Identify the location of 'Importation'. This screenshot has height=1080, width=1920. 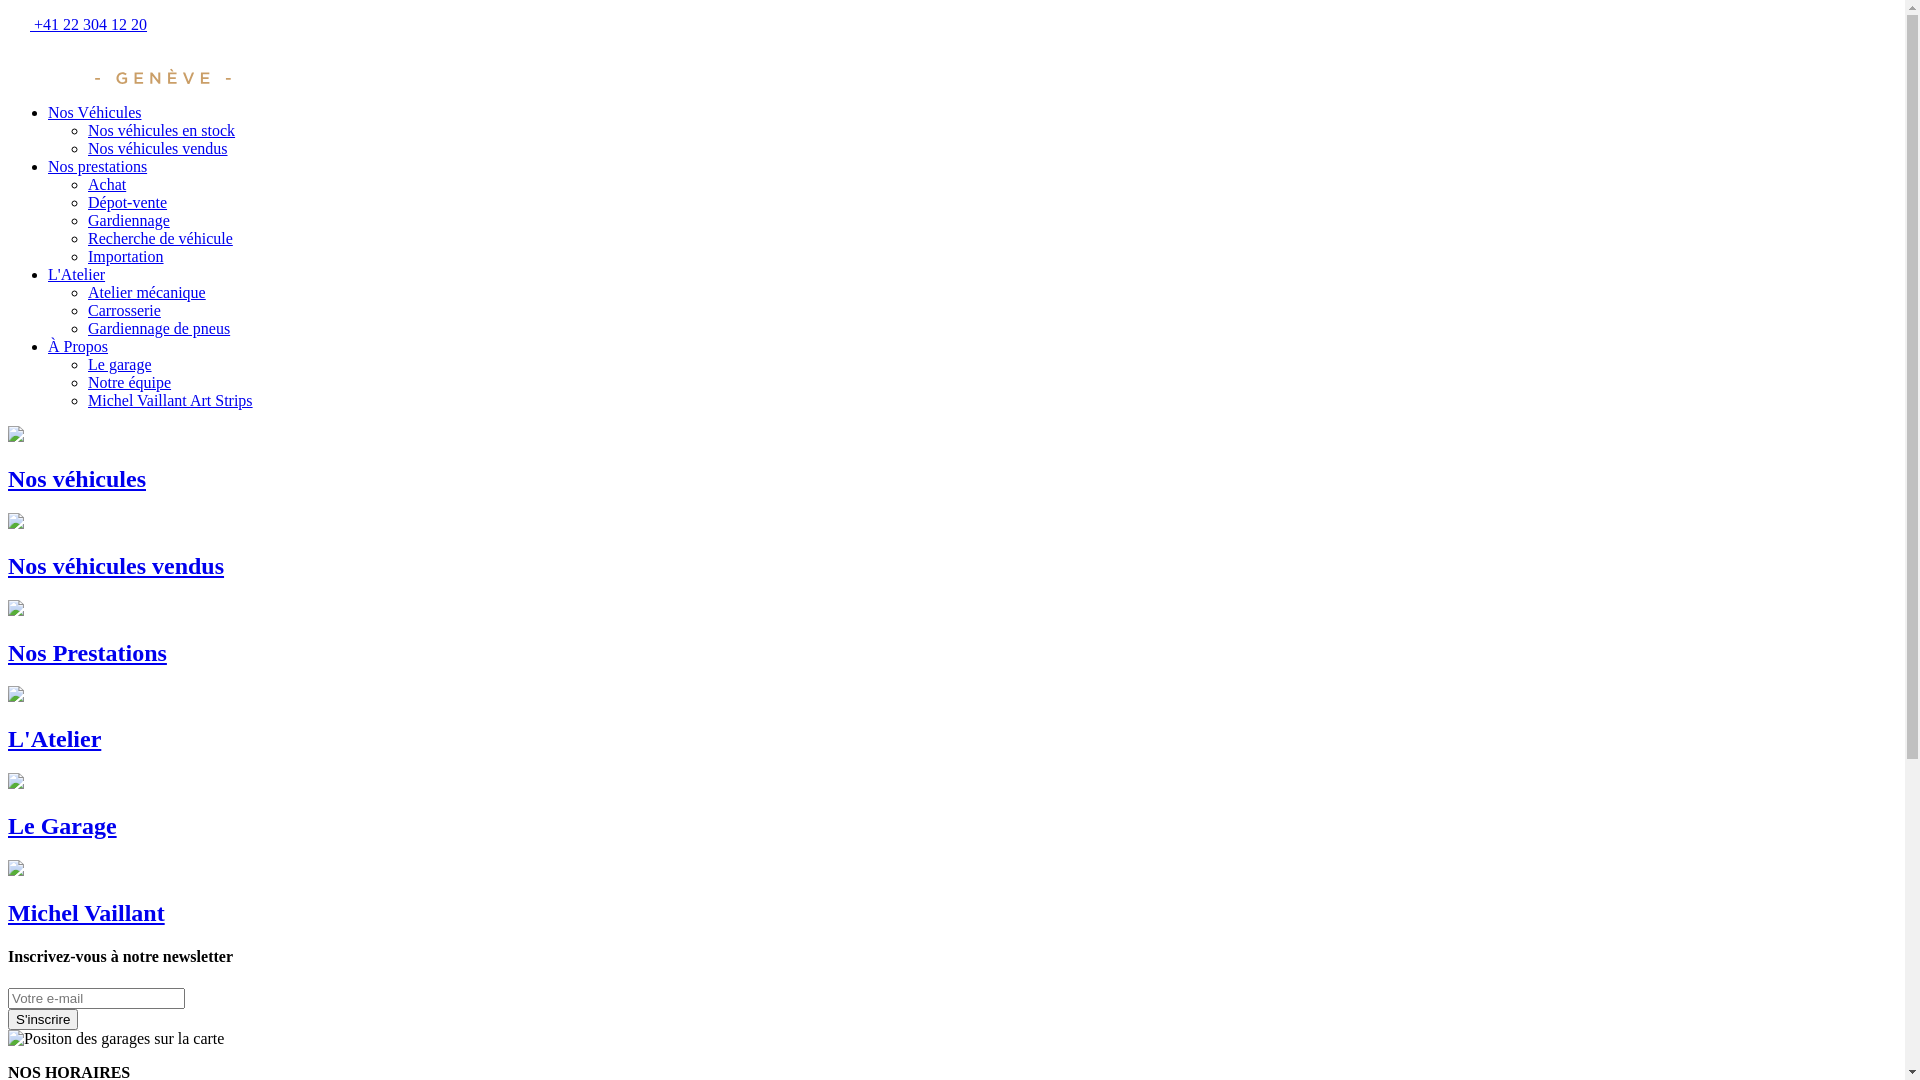
(86, 255).